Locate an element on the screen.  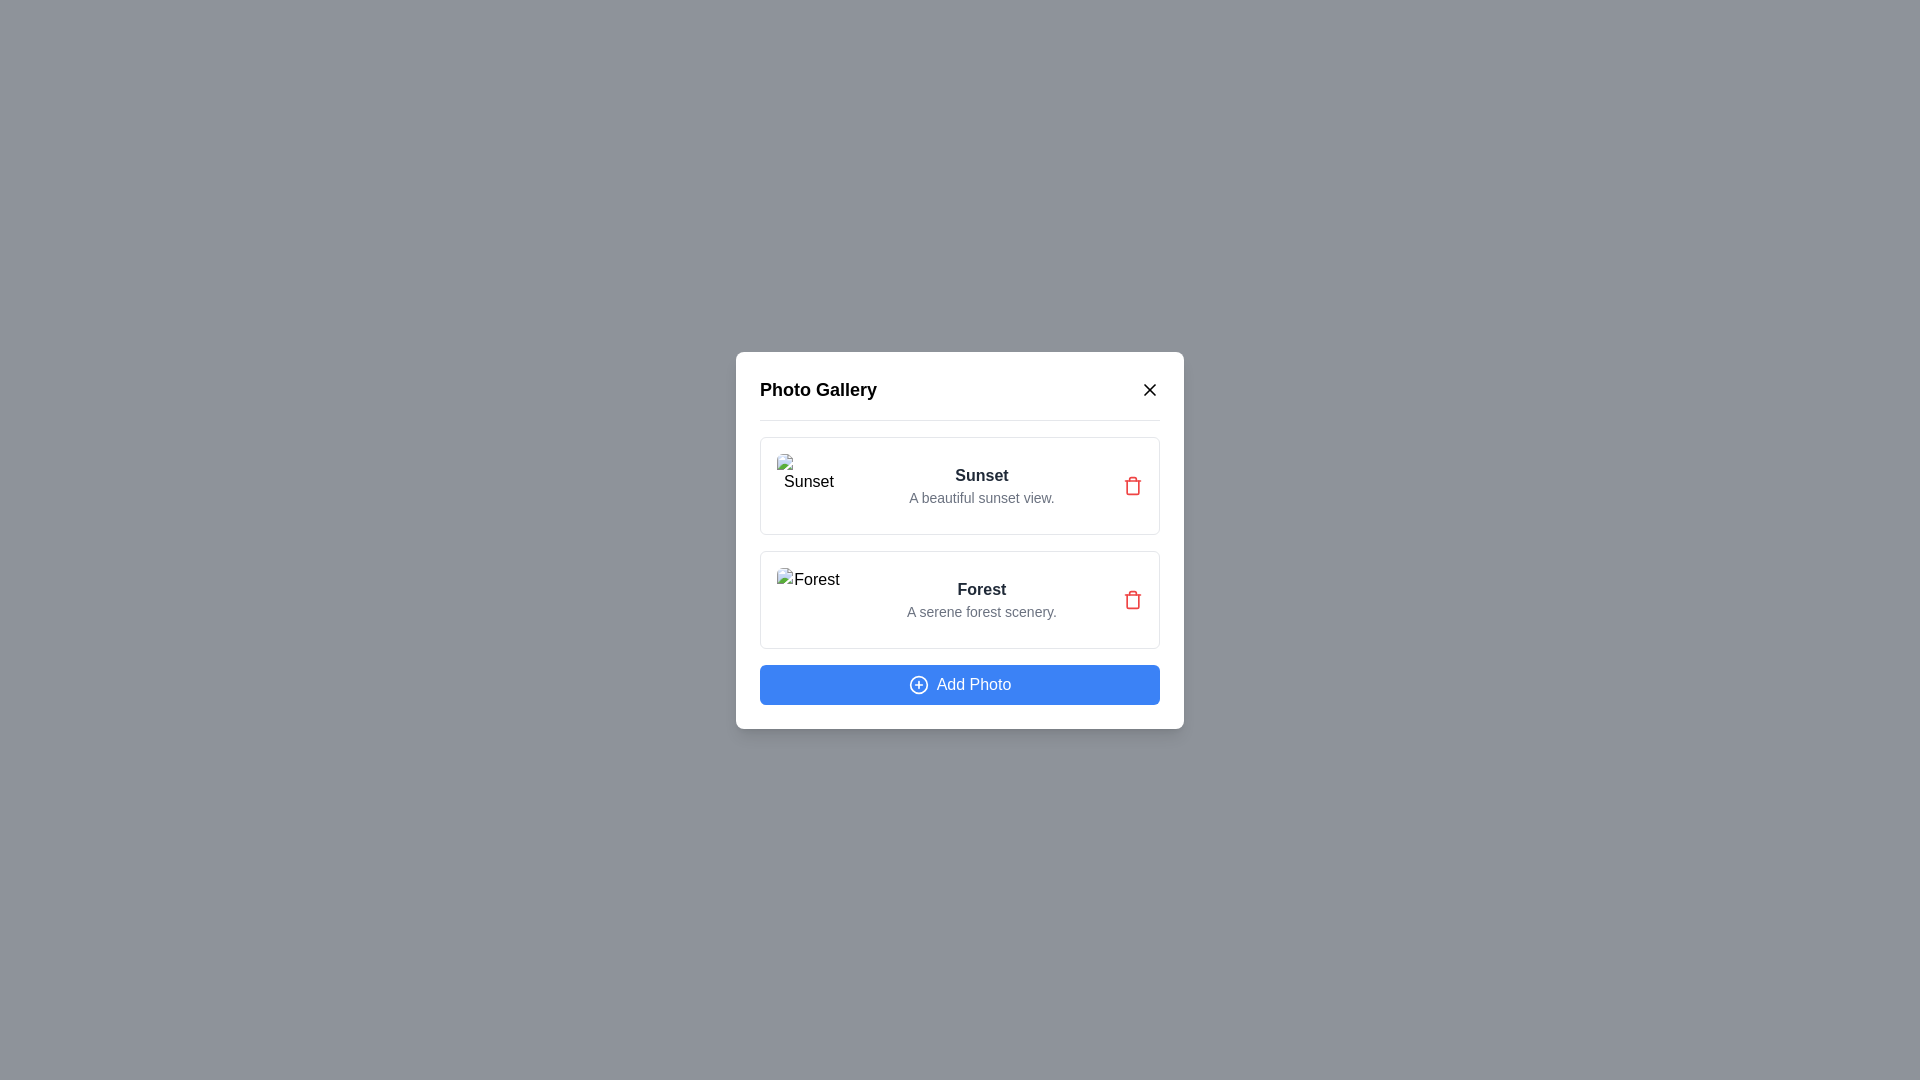
the 'Add Photo' button, a rectangular button with a blue background and white rounded corners located at the bottom of the modal window is located at coordinates (960, 683).